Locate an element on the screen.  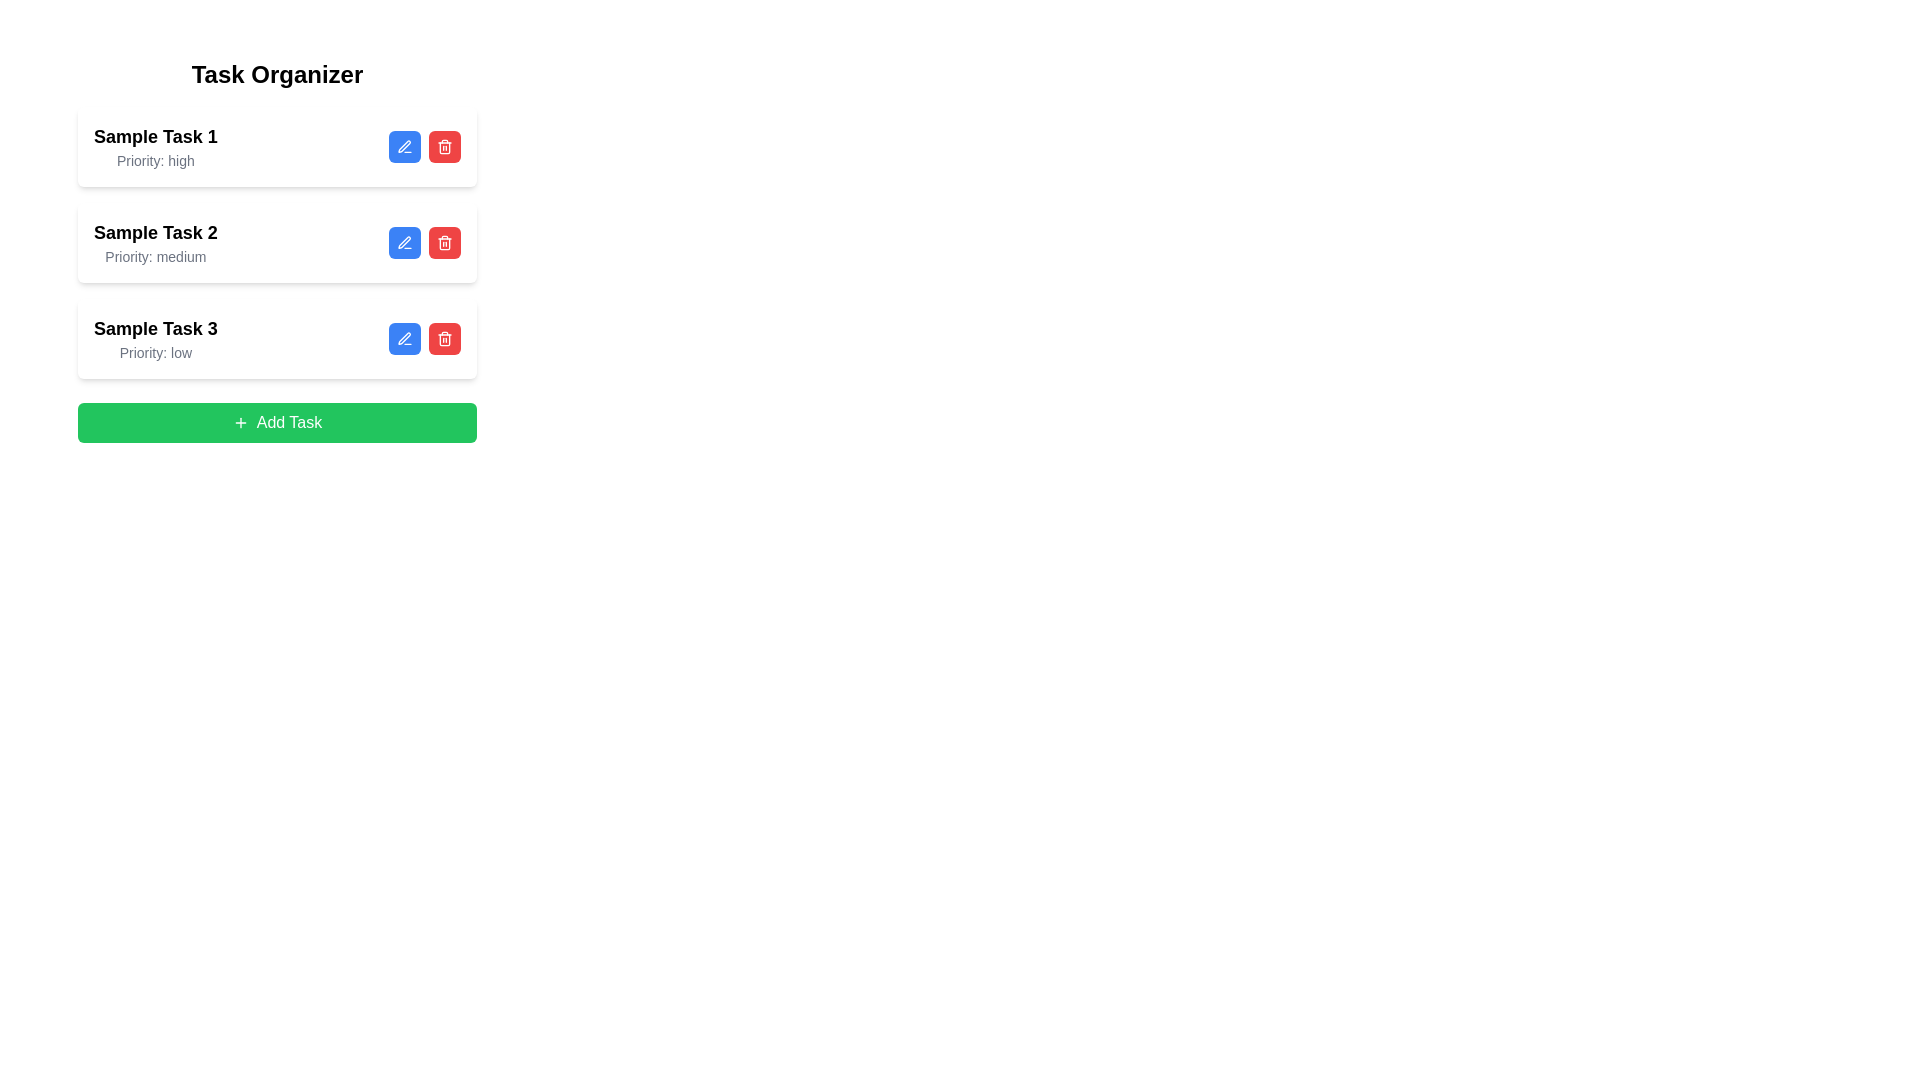
the edit icon, which is a small pen icon within a blue circular button located next to the red trash bin icon in the first task card titled 'Sample Task 1: Priority: high' is located at coordinates (403, 145).